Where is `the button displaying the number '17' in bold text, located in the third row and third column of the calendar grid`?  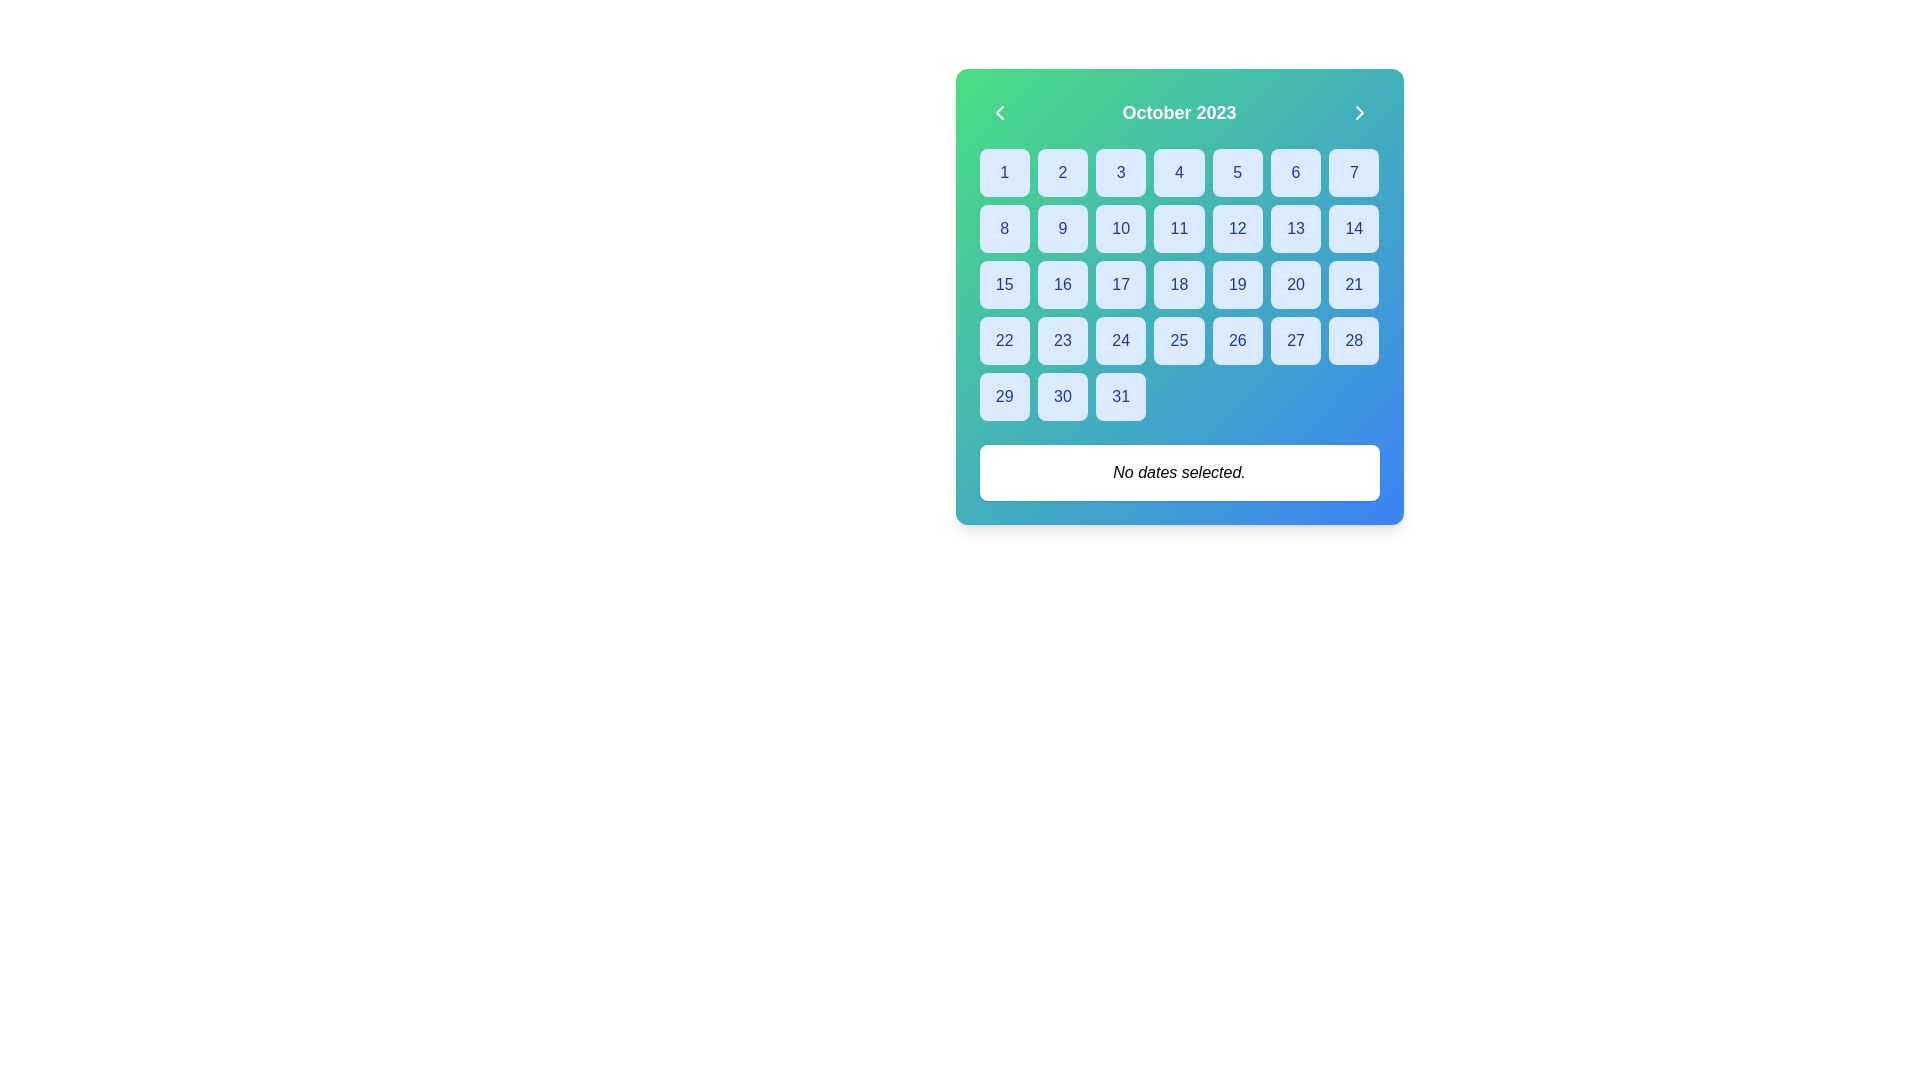
the button displaying the number '17' in bold text, located in the third row and third column of the calendar grid is located at coordinates (1121, 285).